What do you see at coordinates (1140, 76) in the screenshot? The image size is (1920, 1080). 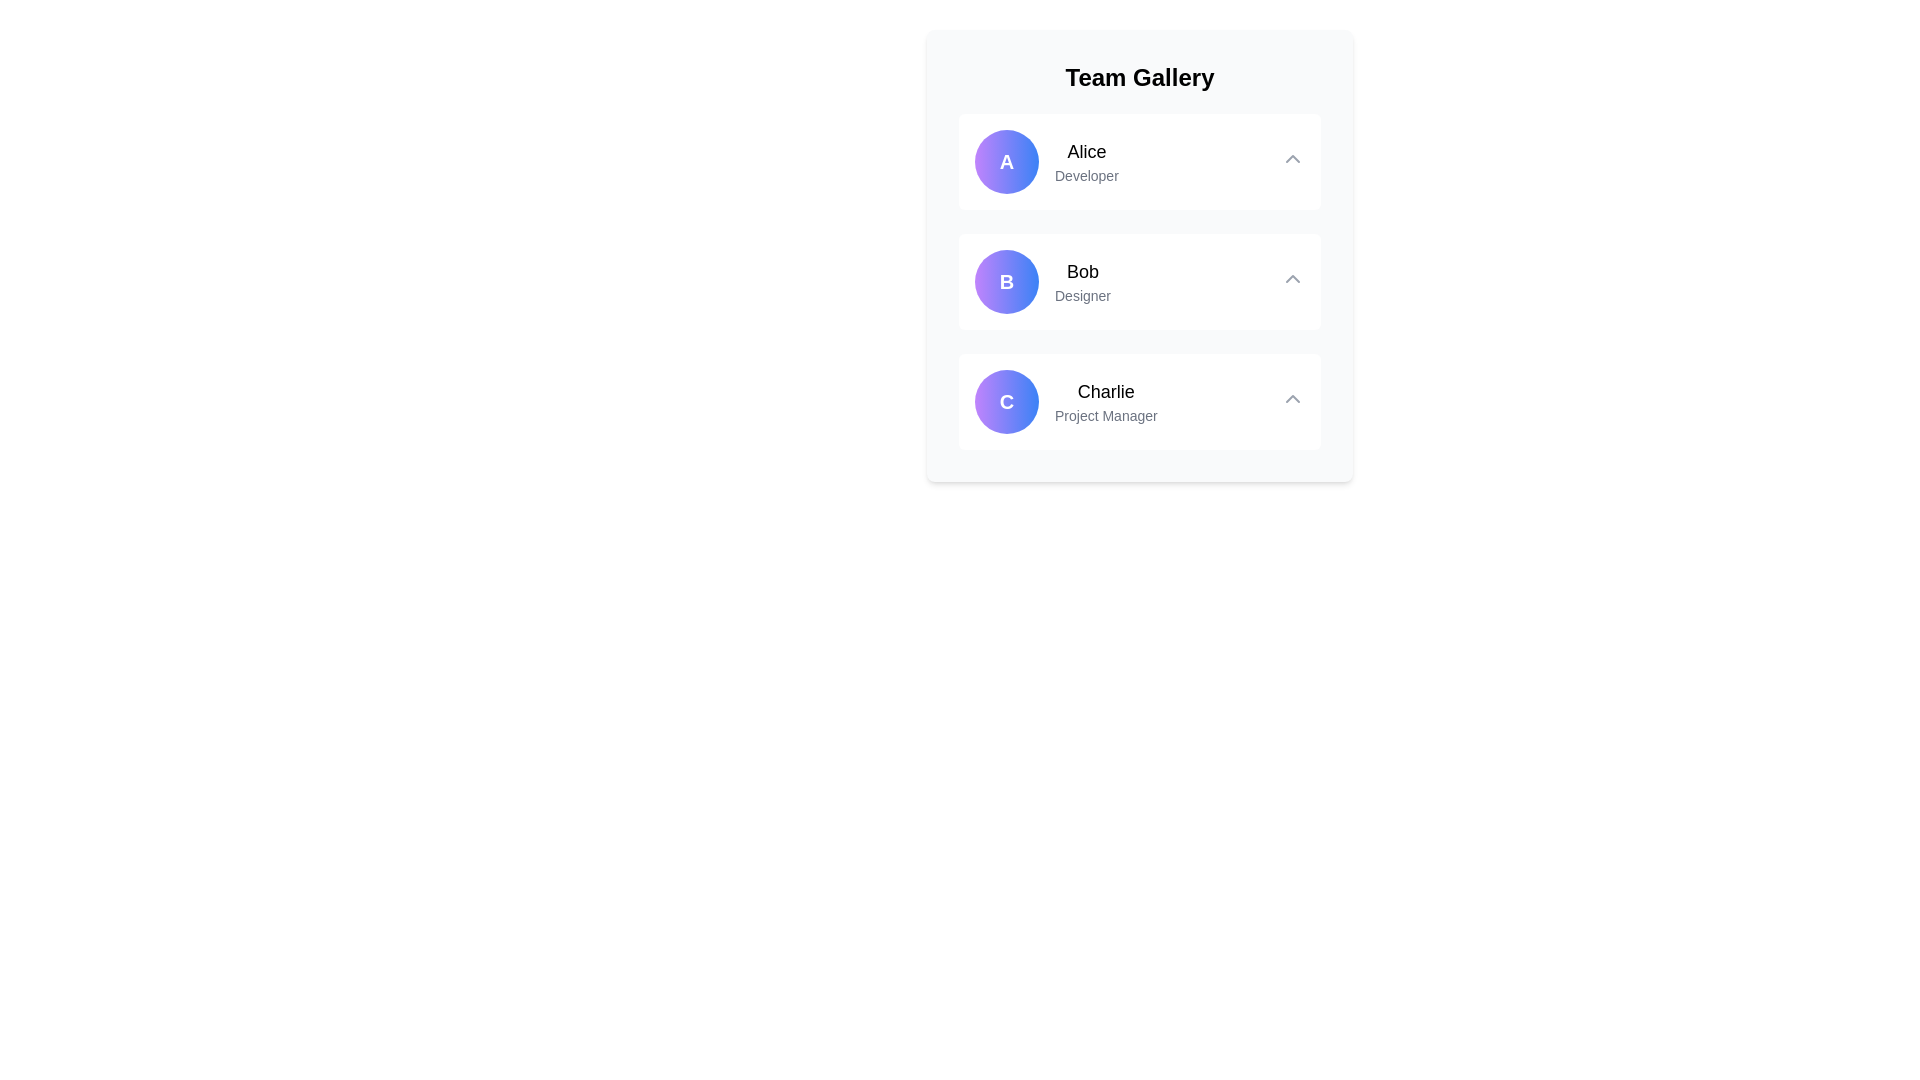 I see `bold header text 'Team Gallery' displayed at the top of the section, which is styled with a large font size and has noticeable spacing below it` at bounding box center [1140, 76].